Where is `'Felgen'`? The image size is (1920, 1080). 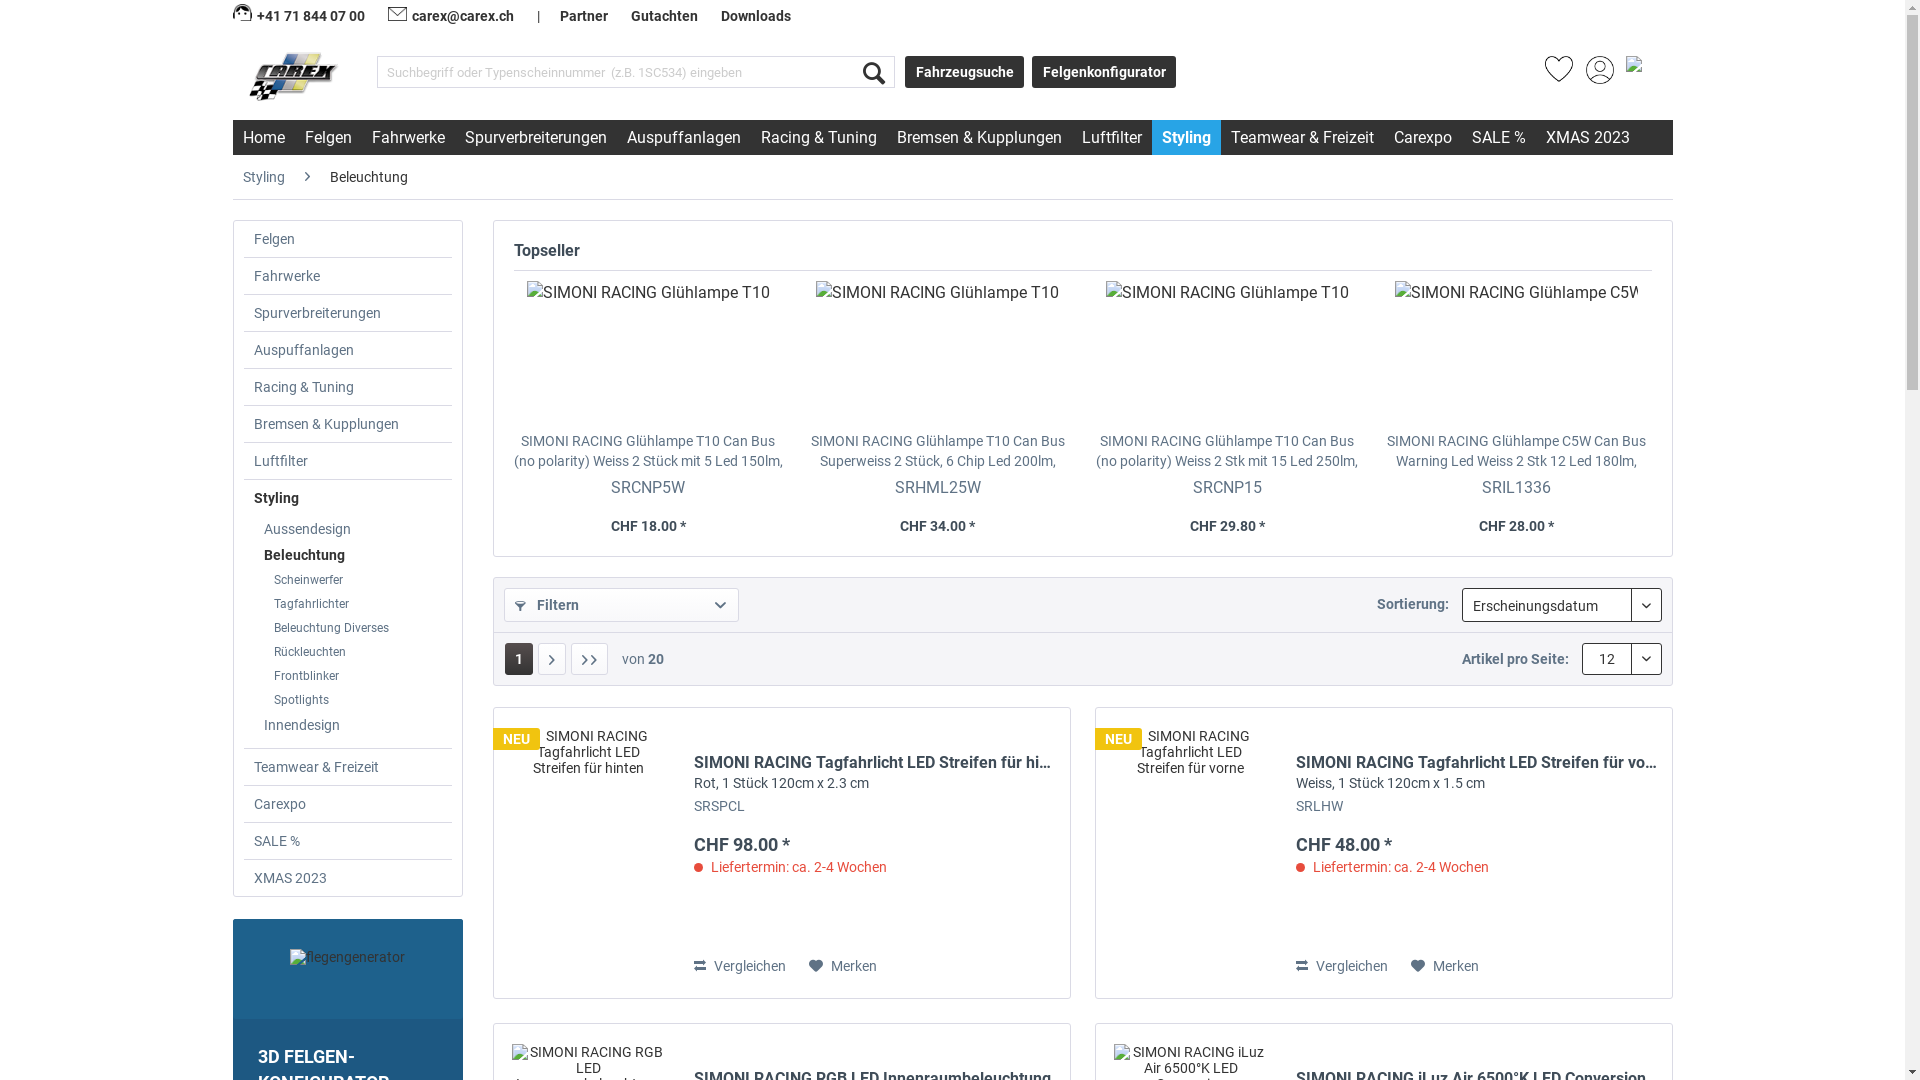 'Felgen' is located at coordinates (347, 238).